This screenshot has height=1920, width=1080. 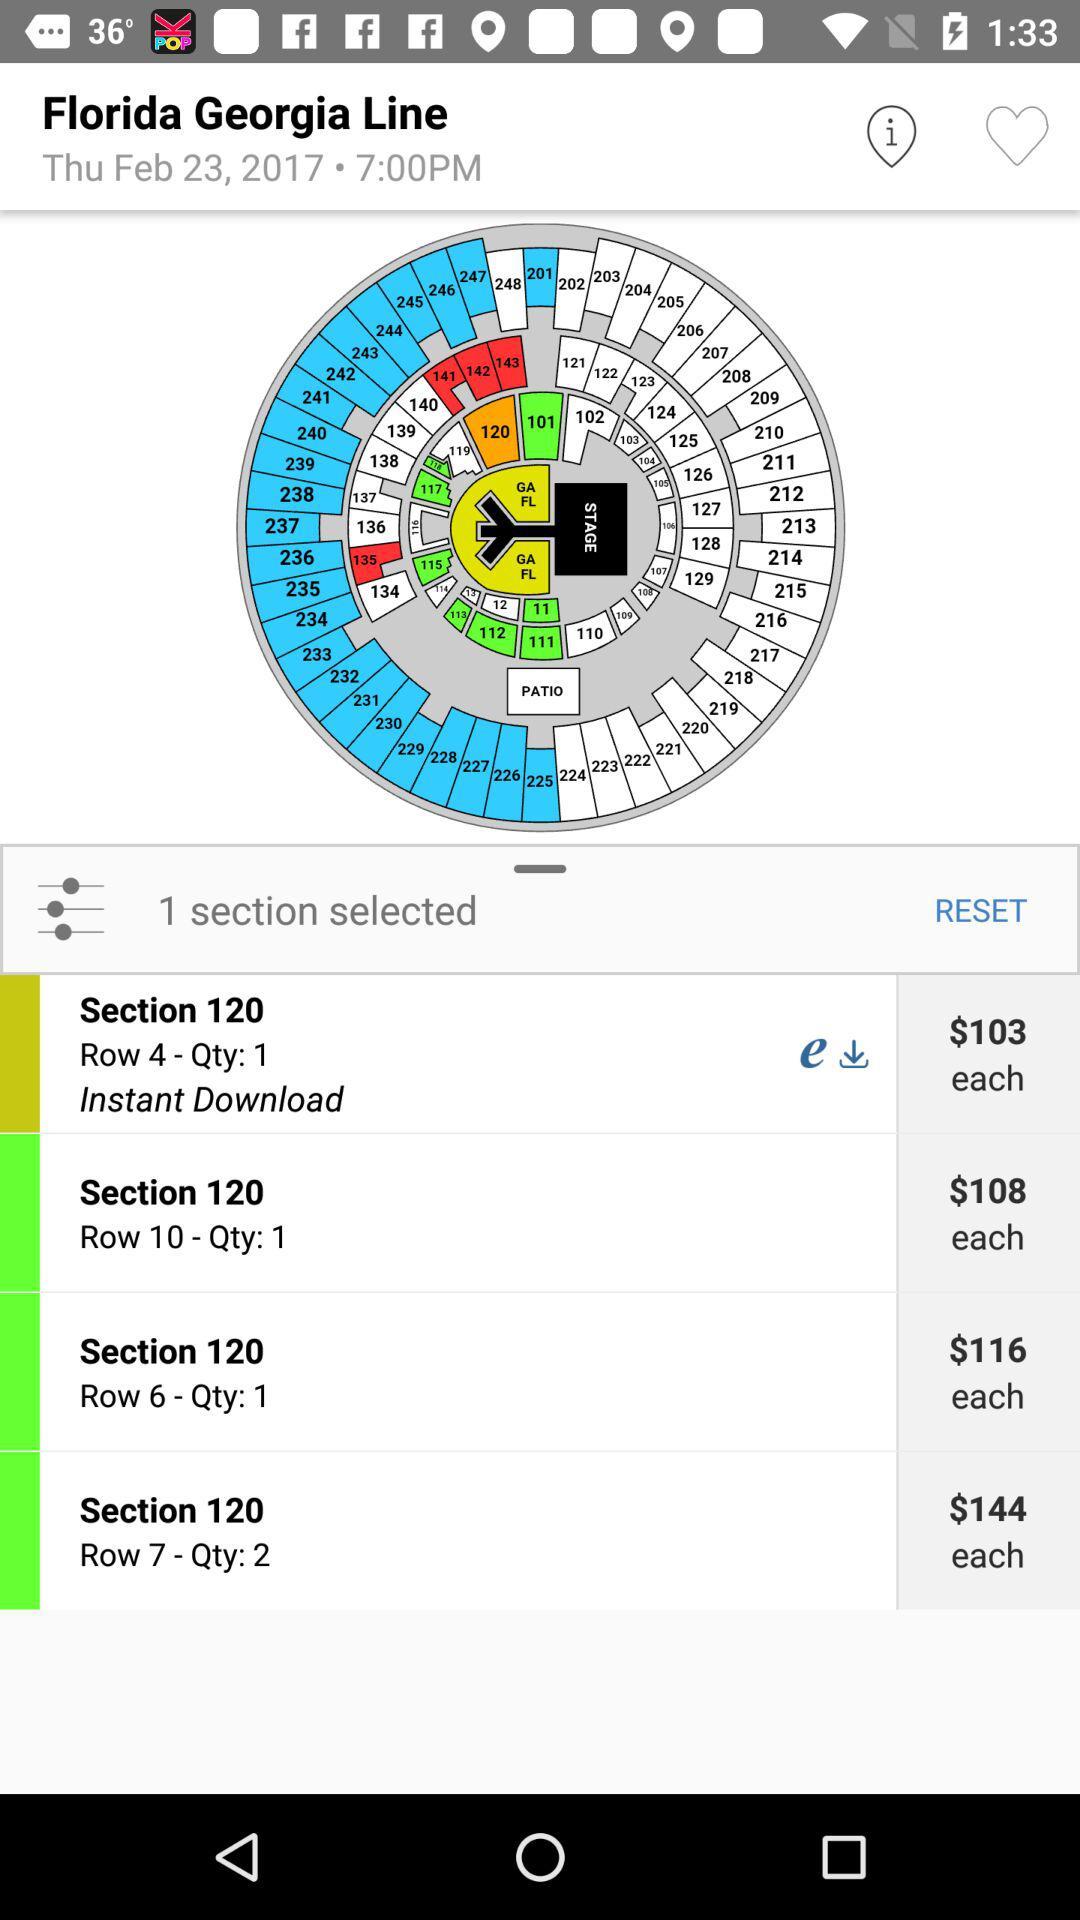 What do you see at coordinates (890, 135) in the screenshot?
I see `icon to the right of the thu feb 23` at bounding box center [890, 135].